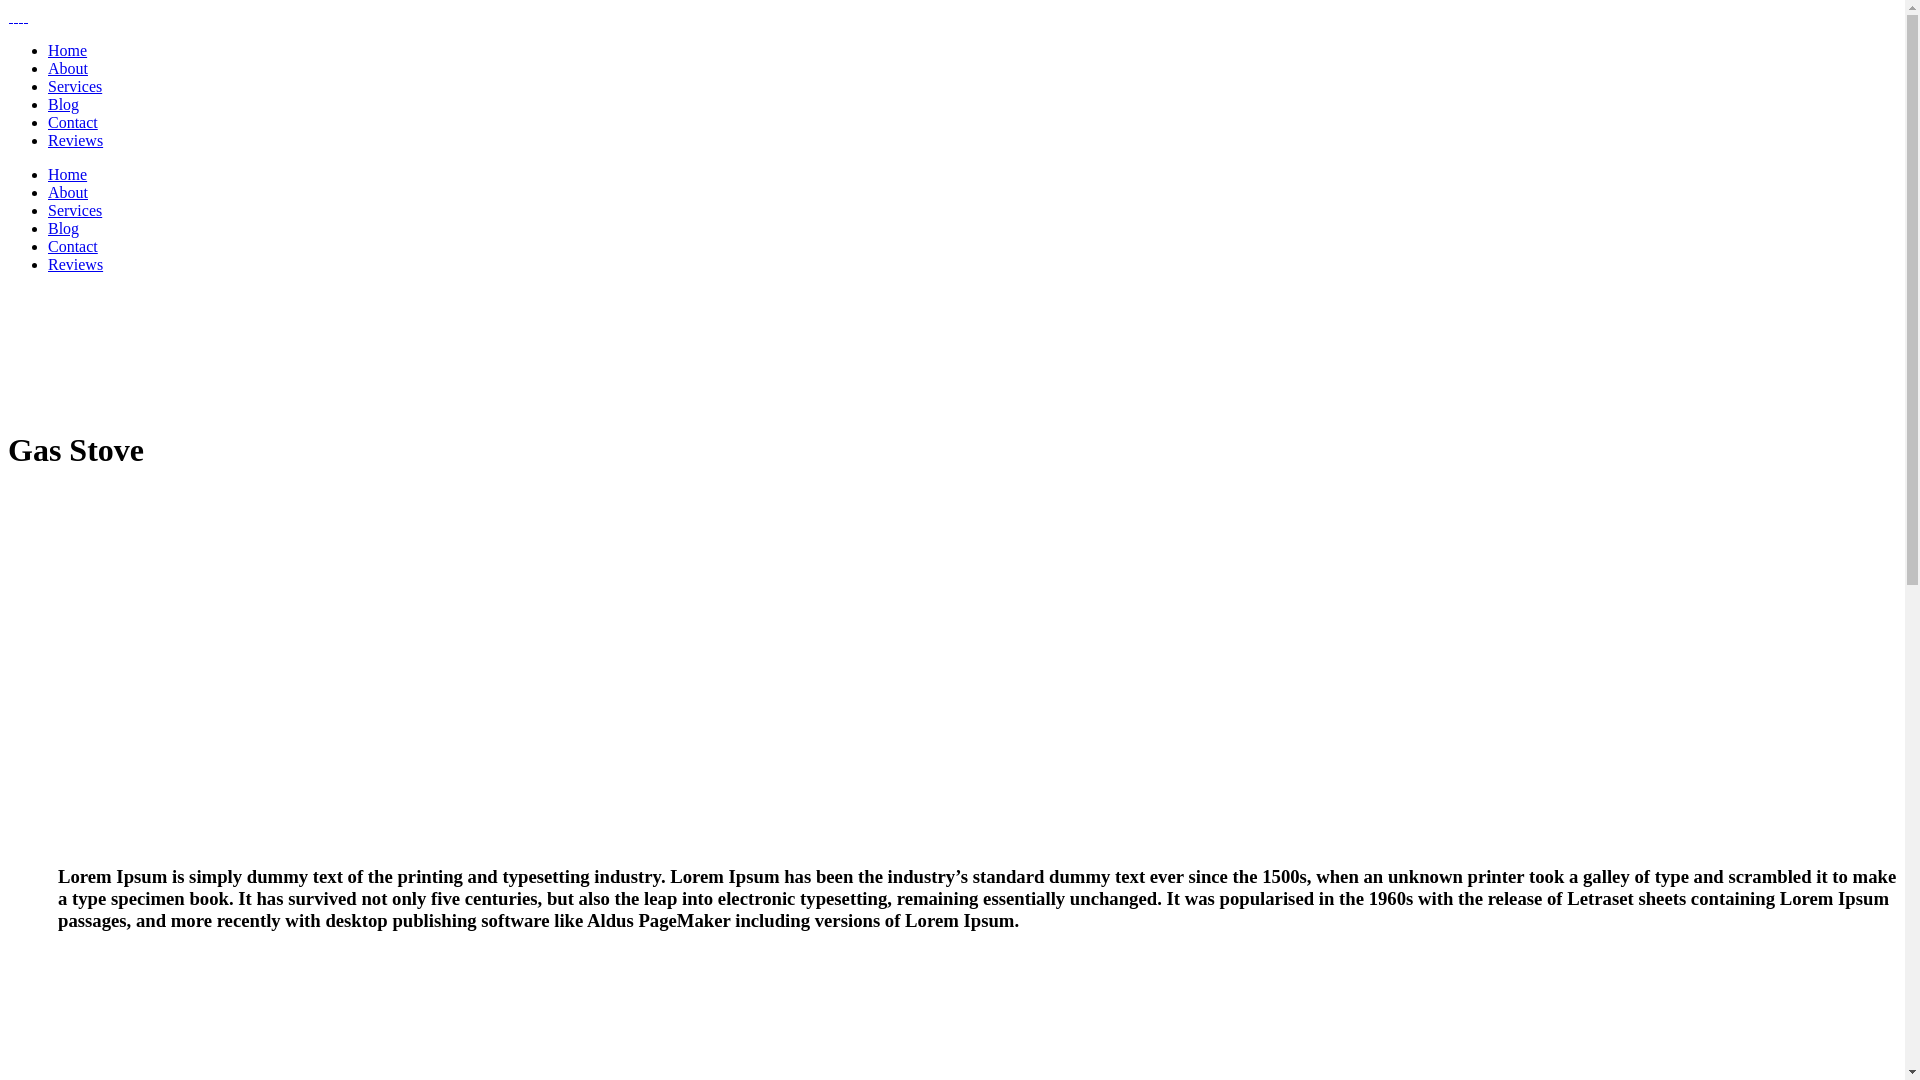 This screenshot has width=1920, height=1080. What do you see at coordinates (75, 139) in the screenshot?
I see `'Reviews'` at bounding box center [75, 139].